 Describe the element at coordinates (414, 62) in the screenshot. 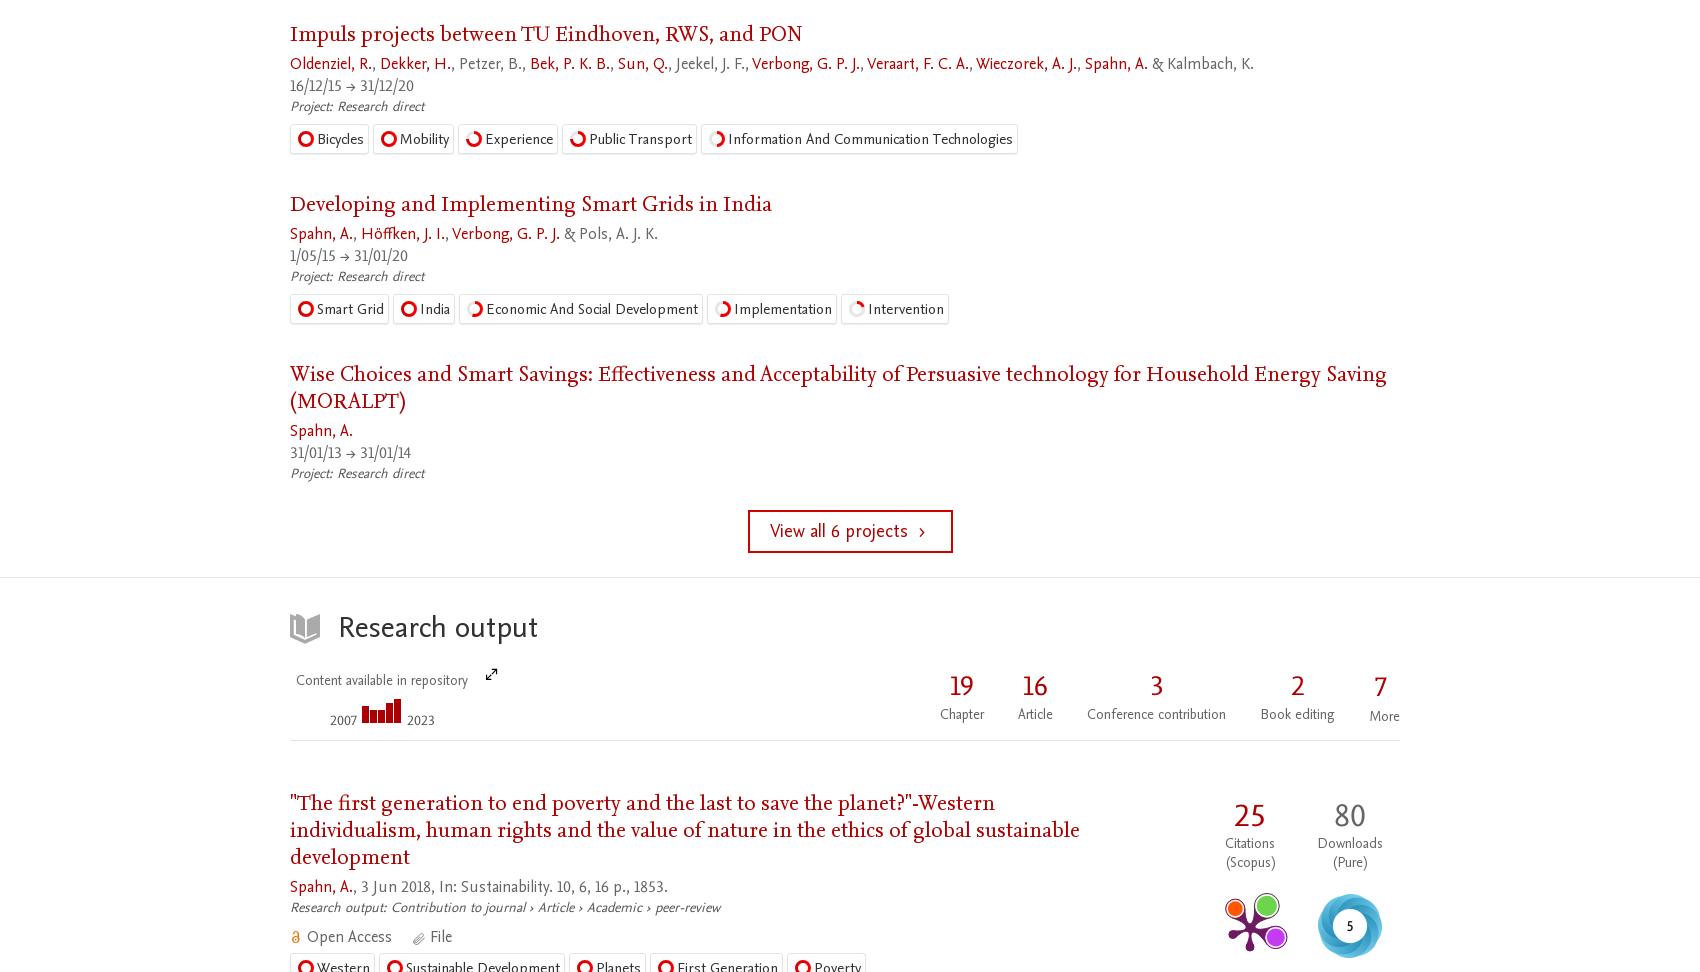

I see `'Dekker, H.'` at that location.